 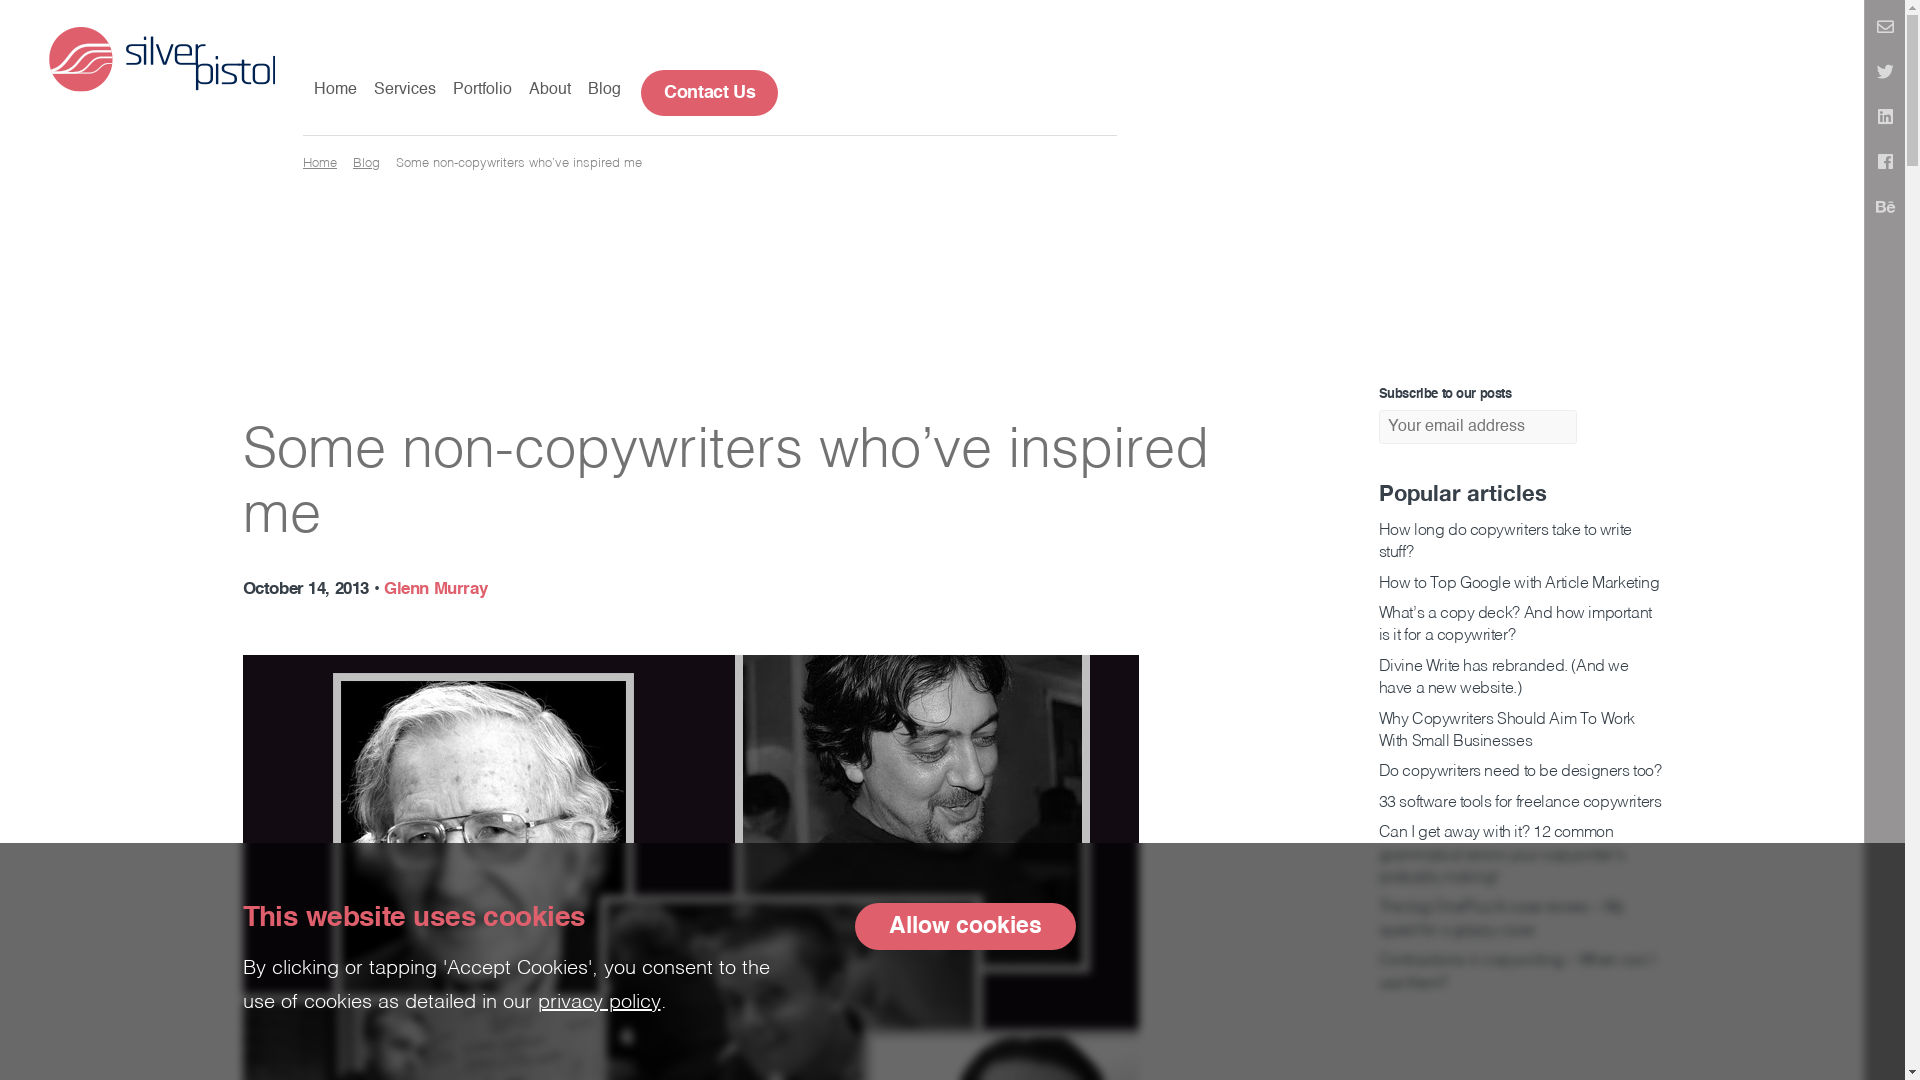 What do you see at coordinates (528, 91) in the screenshot?
I see `'About'` at bounding box center [528, 91].